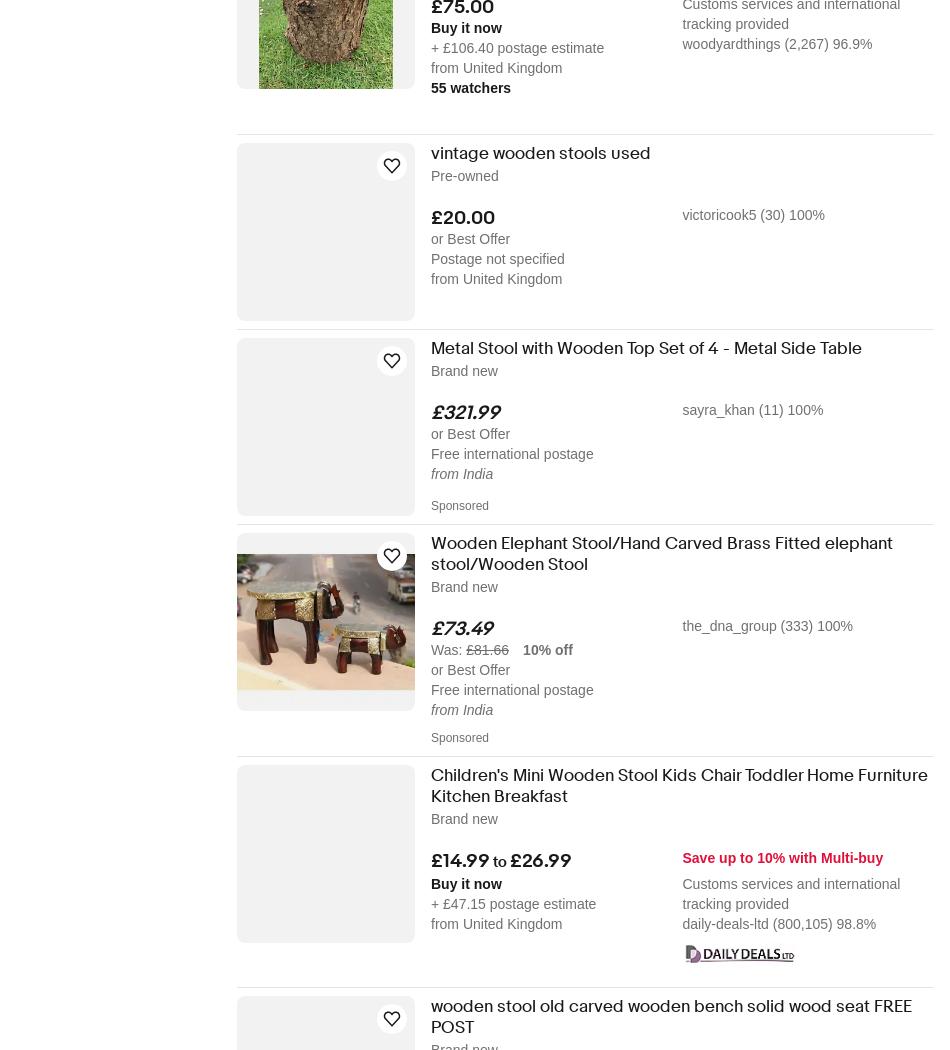 This screenshot has width=950, height=1050. I want to click on 'sayra_khan (11) 100%', so click(682, 410).